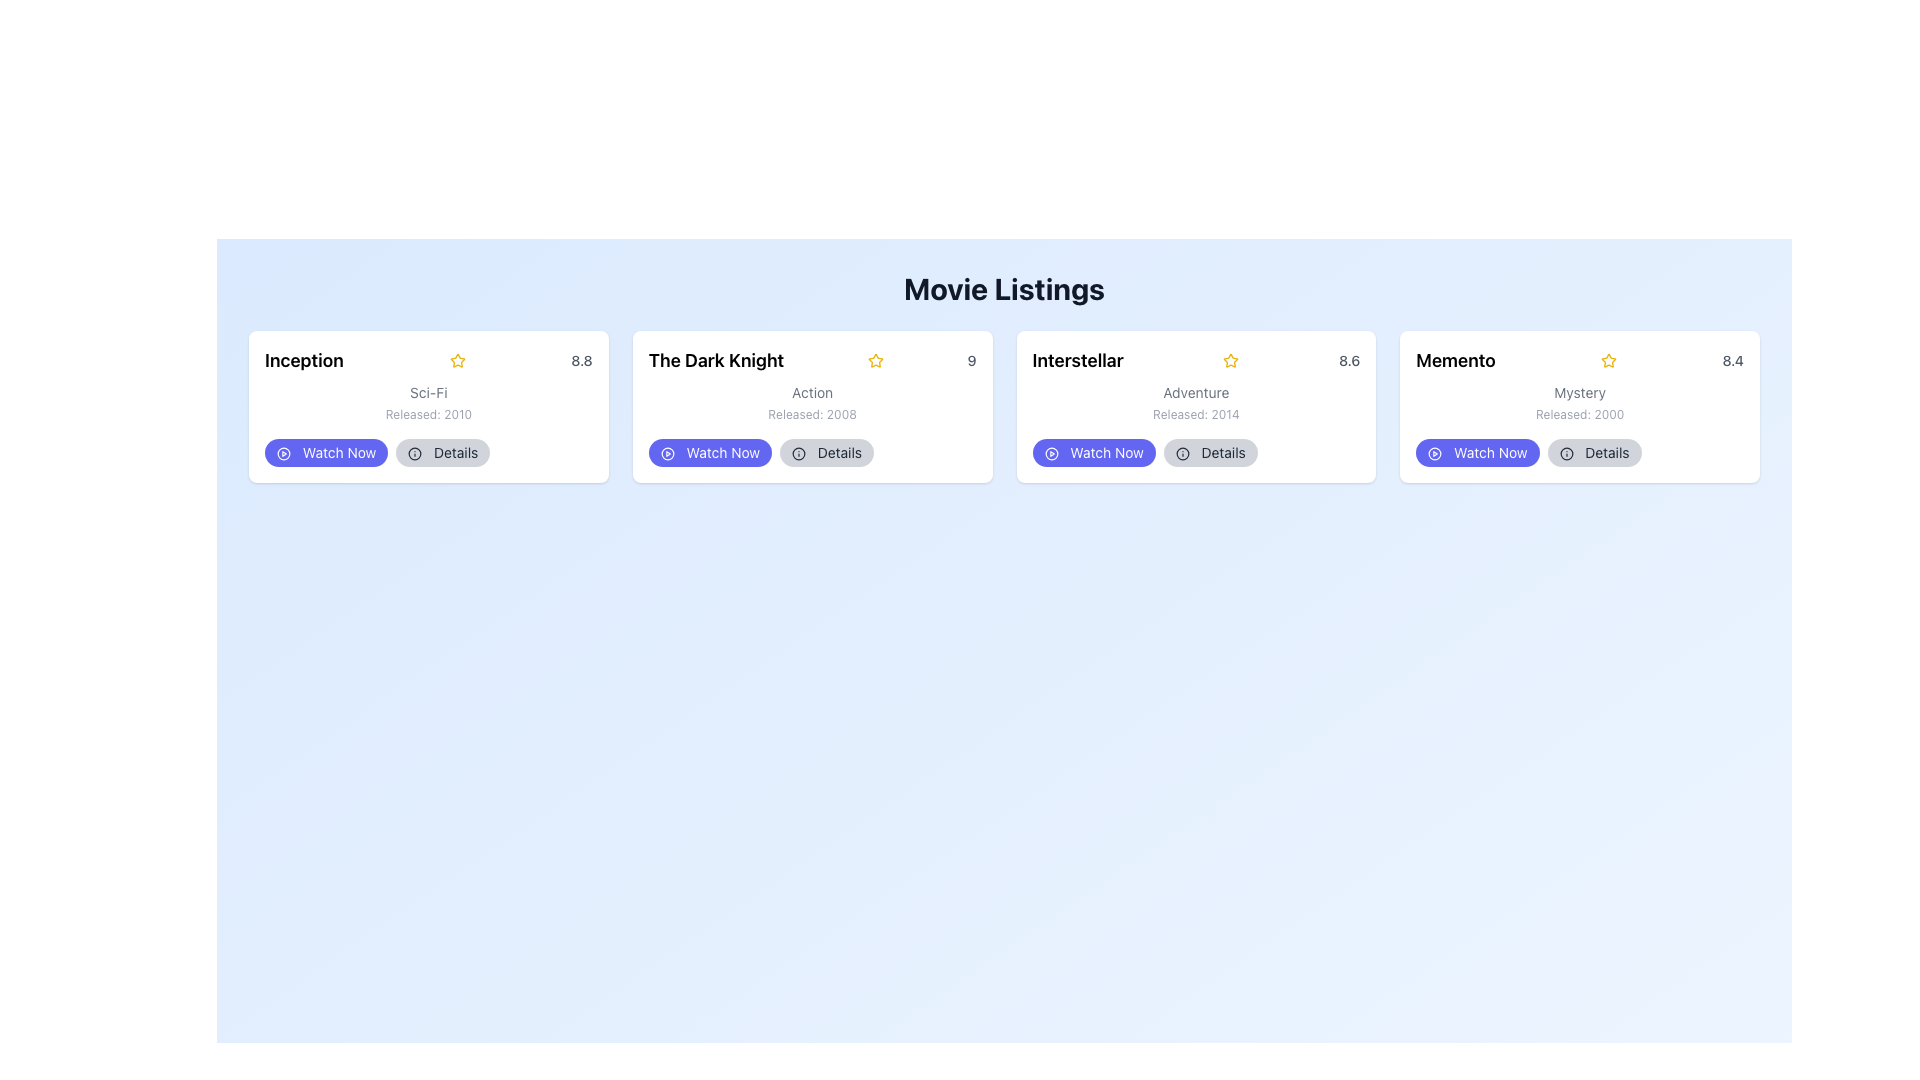 The width and height of the screenshot is (1920, 1080). Describe the element at coordinates (826, 452) in the screenshot. I see `the button next to the 'Watch Now' button that provides further information about the movie 'The Dark Knight' to trigger a visual response` at that location.